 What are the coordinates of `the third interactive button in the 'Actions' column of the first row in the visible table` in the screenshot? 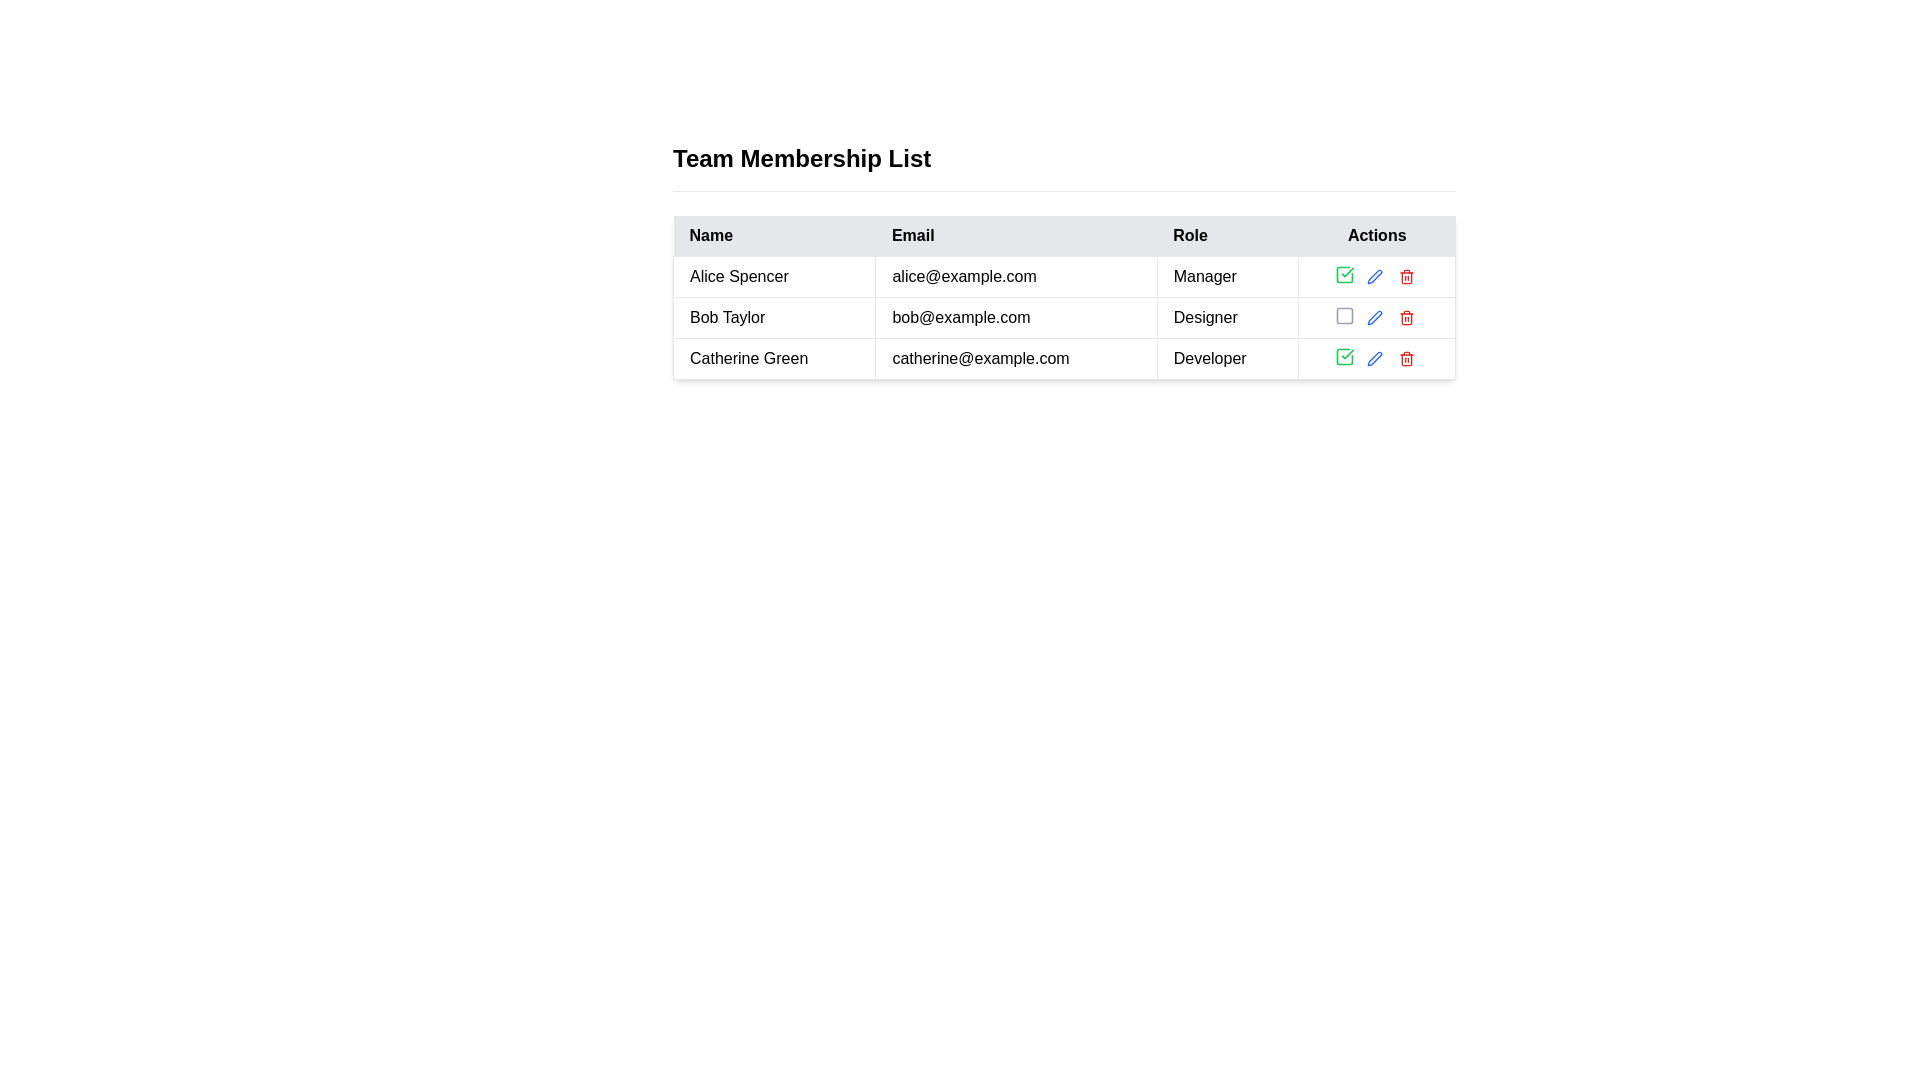 It's located at (1406, 277).